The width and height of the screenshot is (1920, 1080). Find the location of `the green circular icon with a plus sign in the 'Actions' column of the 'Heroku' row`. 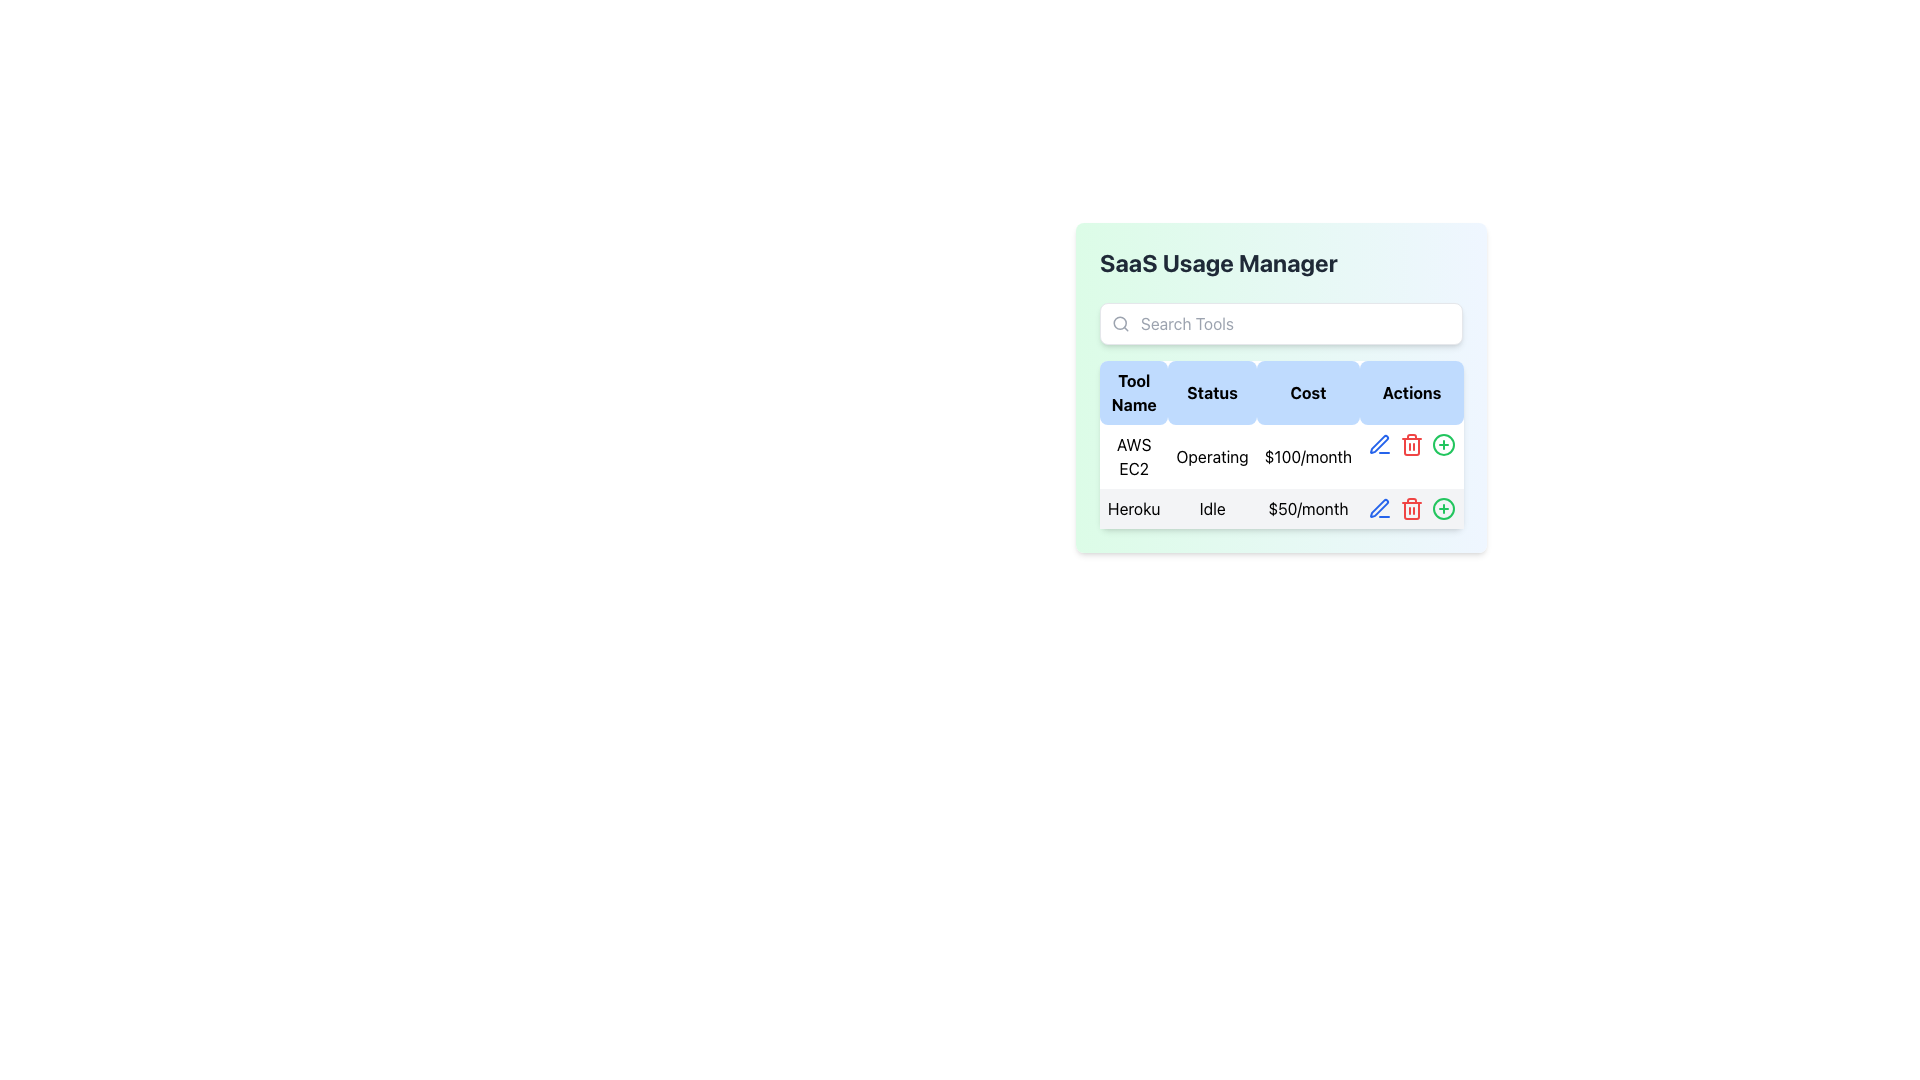

the green circular icon with a plus sign in the 'Actions' column of the 'Heroku' row is located at coordinates (1444, 443).